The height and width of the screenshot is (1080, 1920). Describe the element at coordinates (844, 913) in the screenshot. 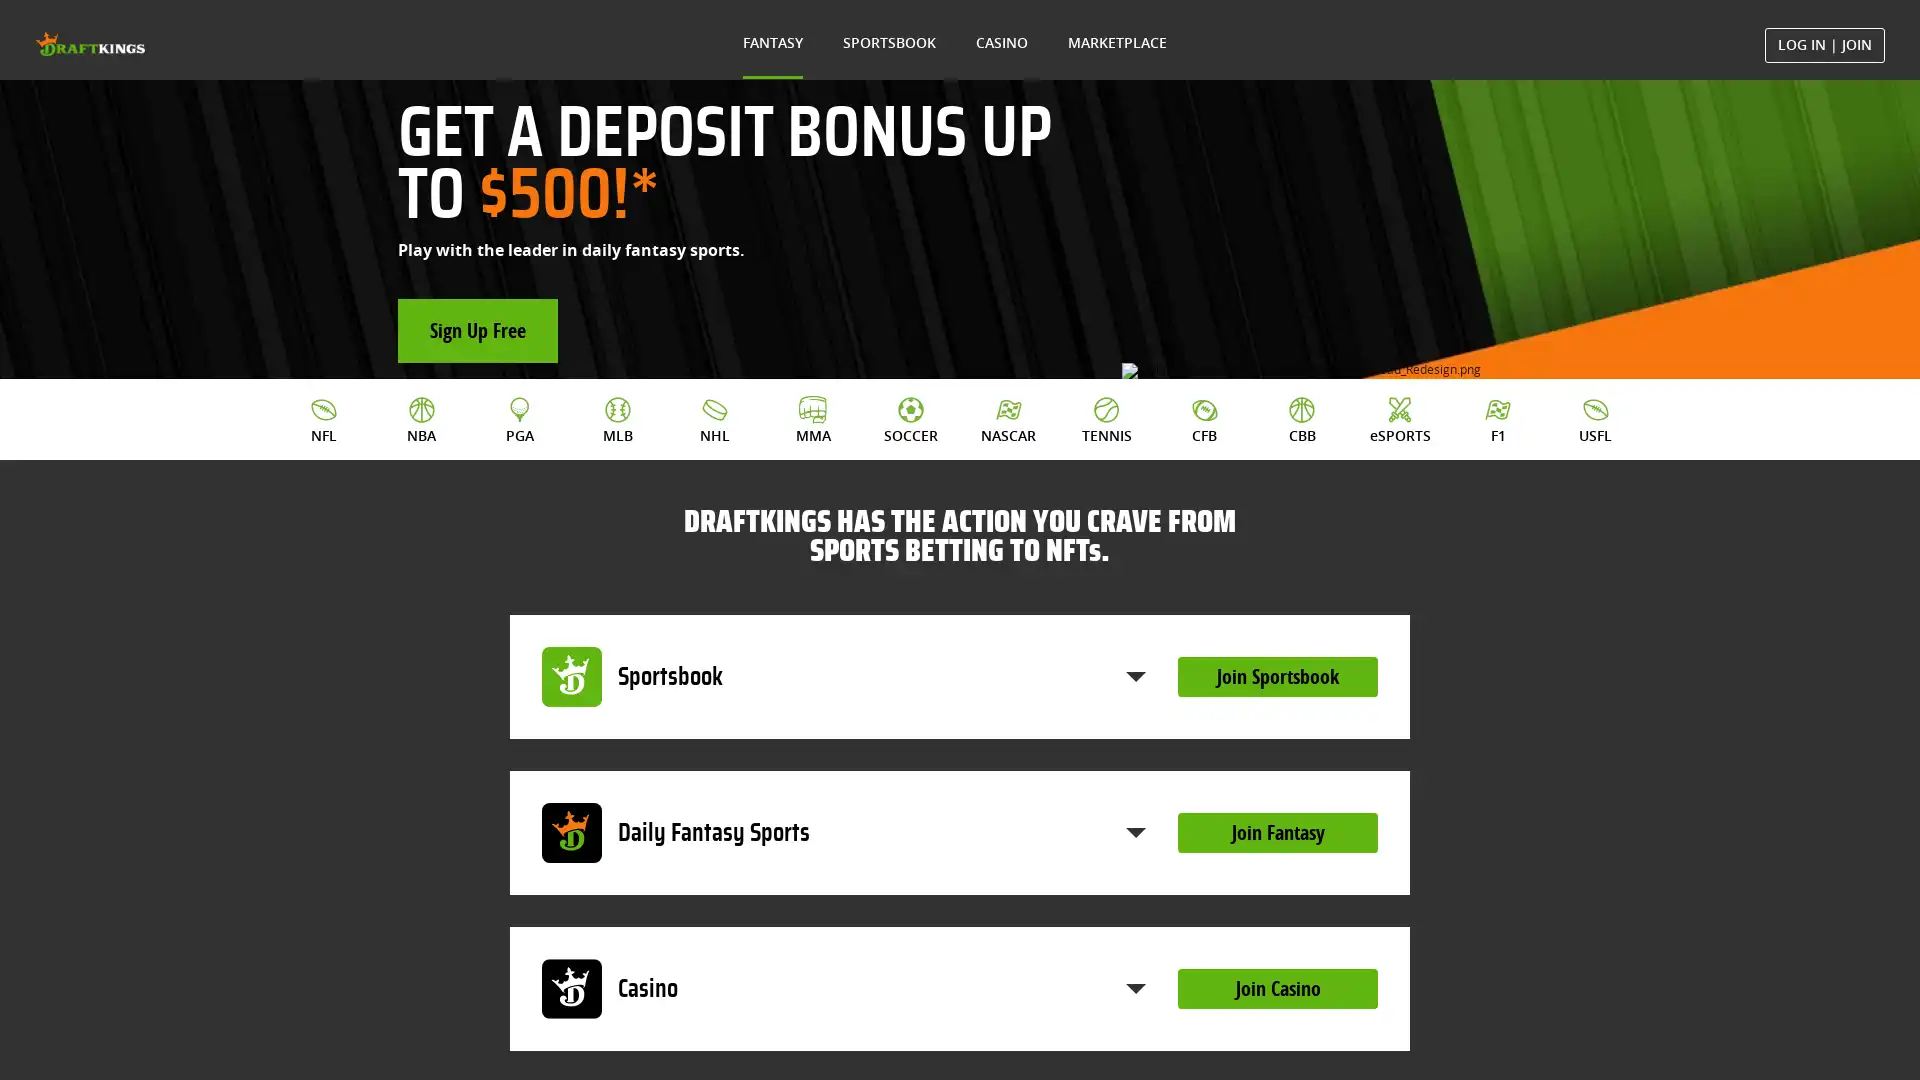

I see `DFS_Icon_Only_1.svg Daily Fantasy Sports` at that location.